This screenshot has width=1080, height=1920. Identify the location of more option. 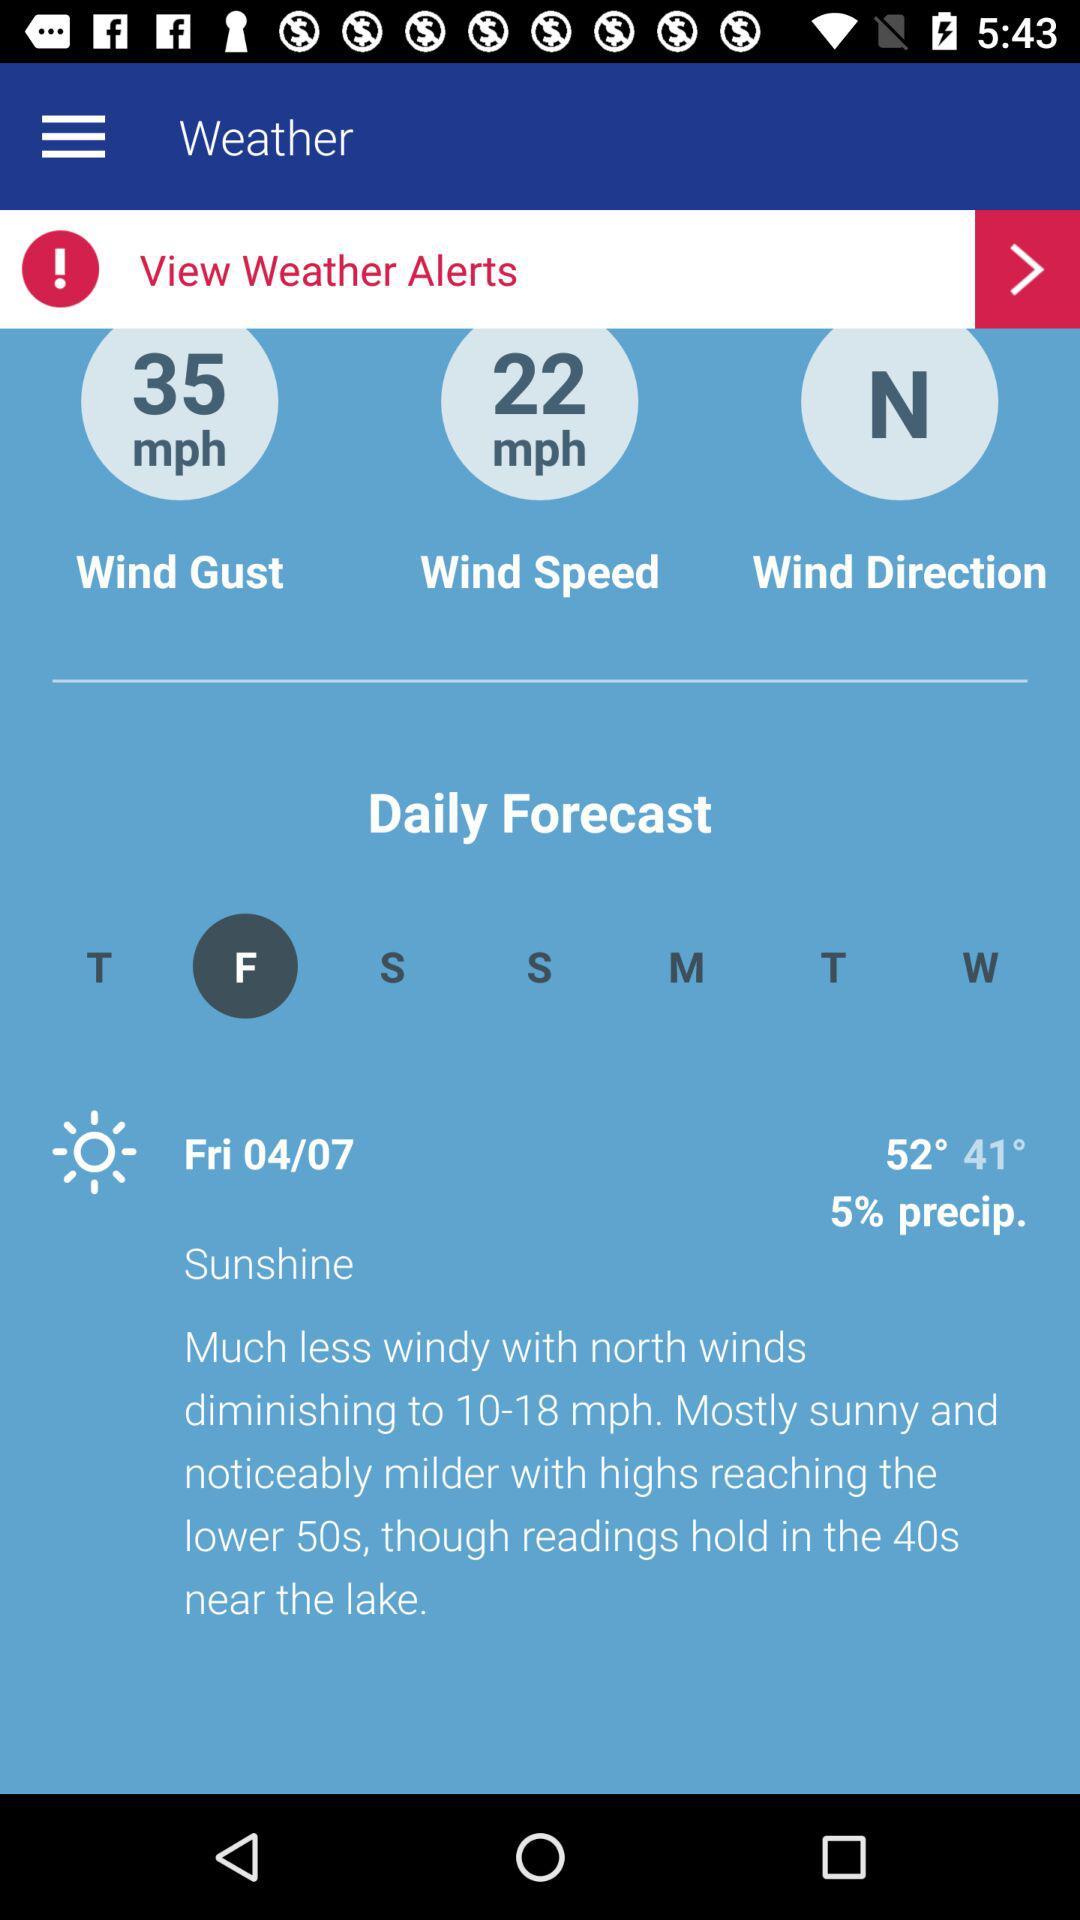
(72, 135).